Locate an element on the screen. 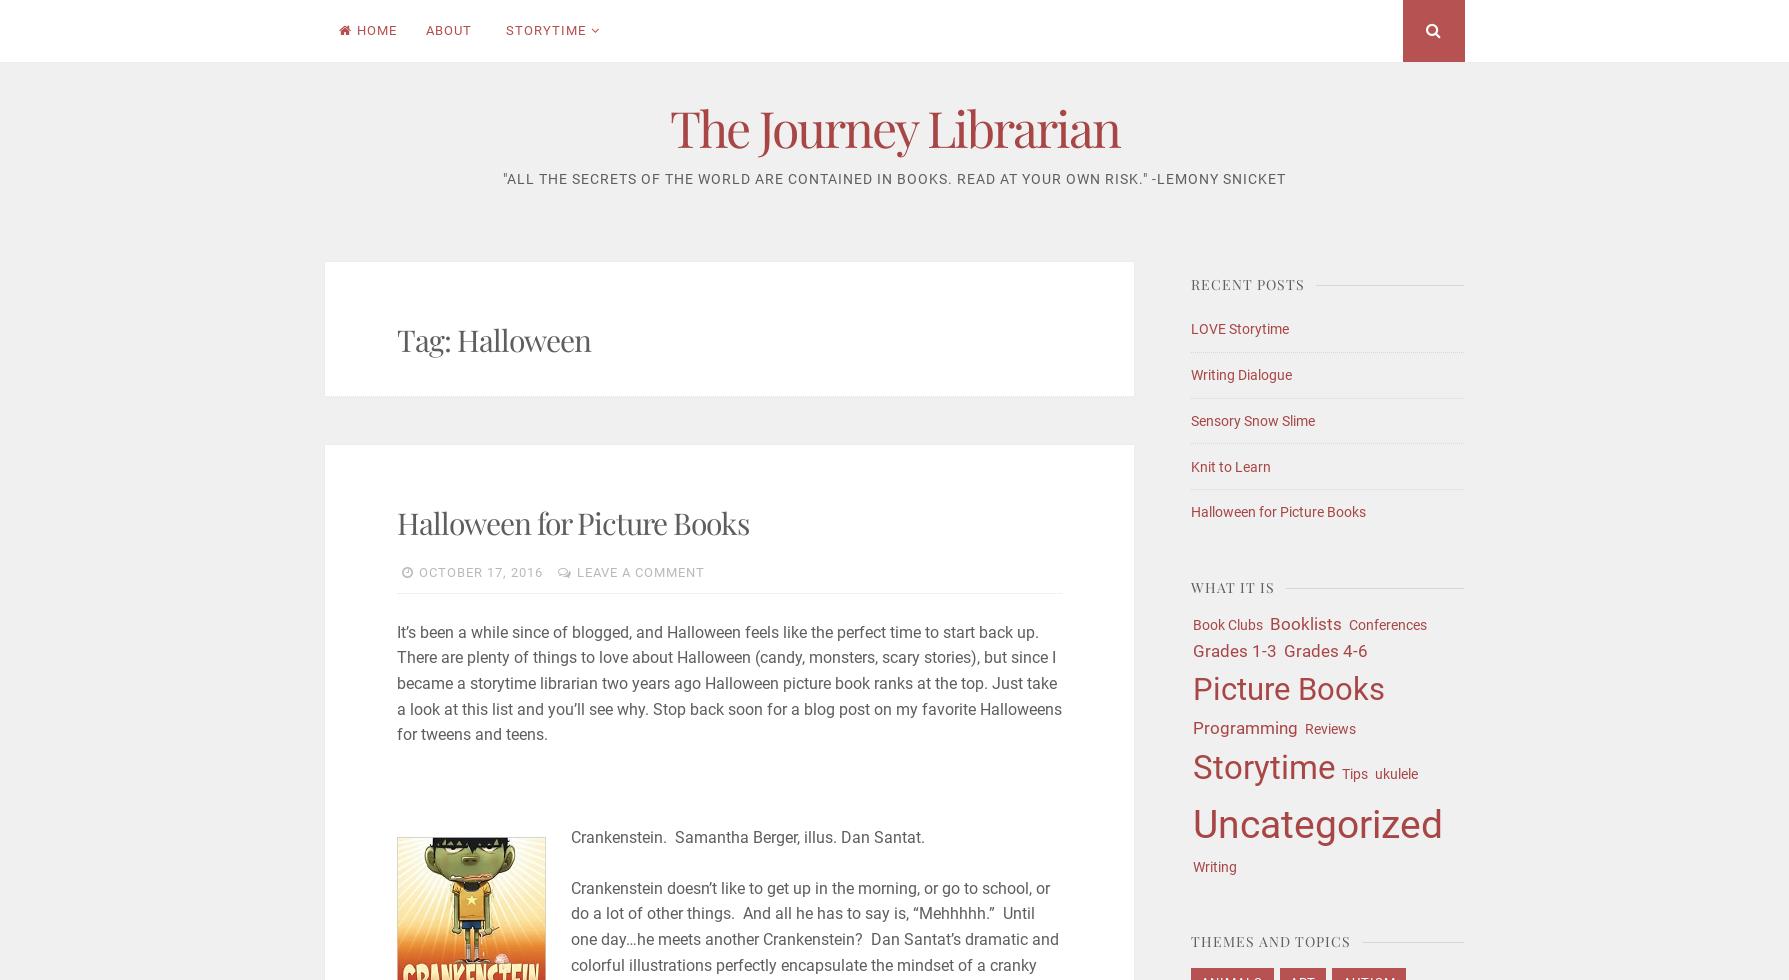 This screenshot has width=1789, height=980. 'Tips' is located at coordinates (1353, 773).